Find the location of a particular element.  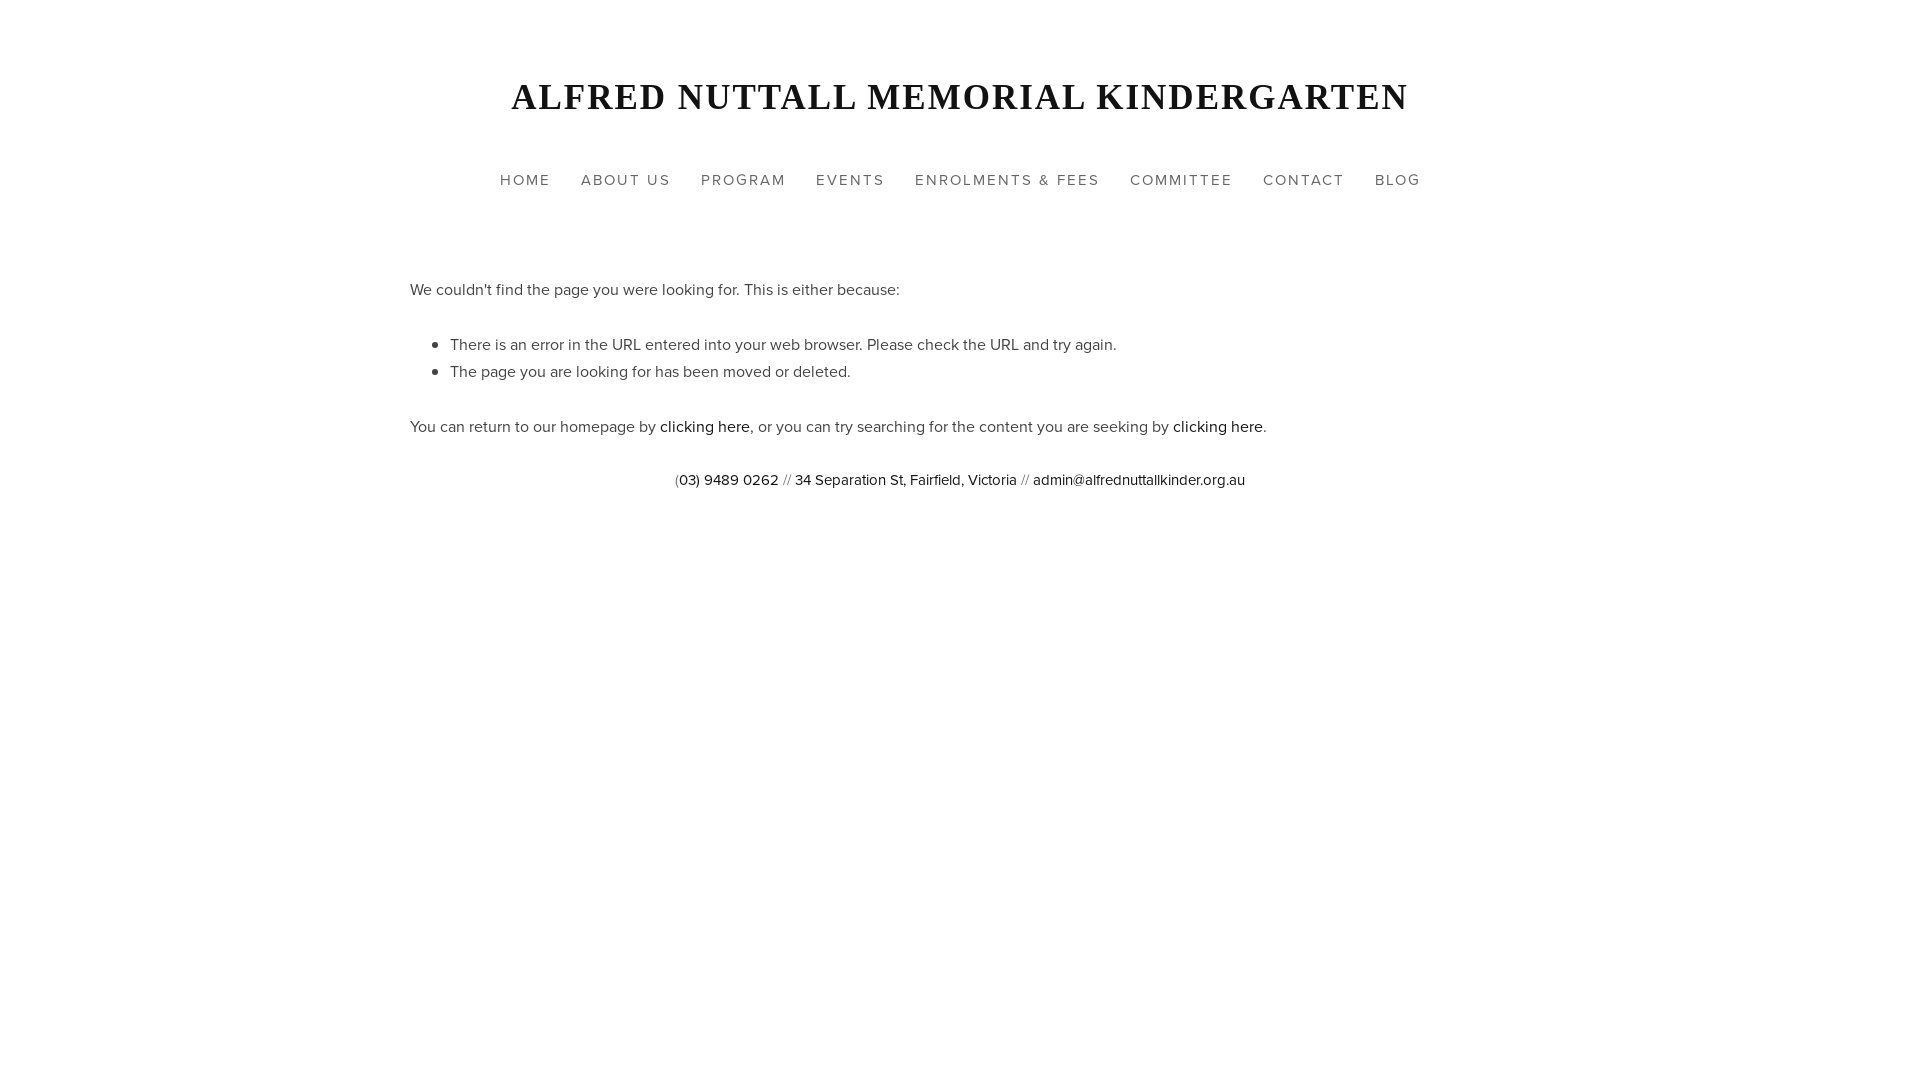

'03) 9489 0262' is located at coordinates (728, 479).